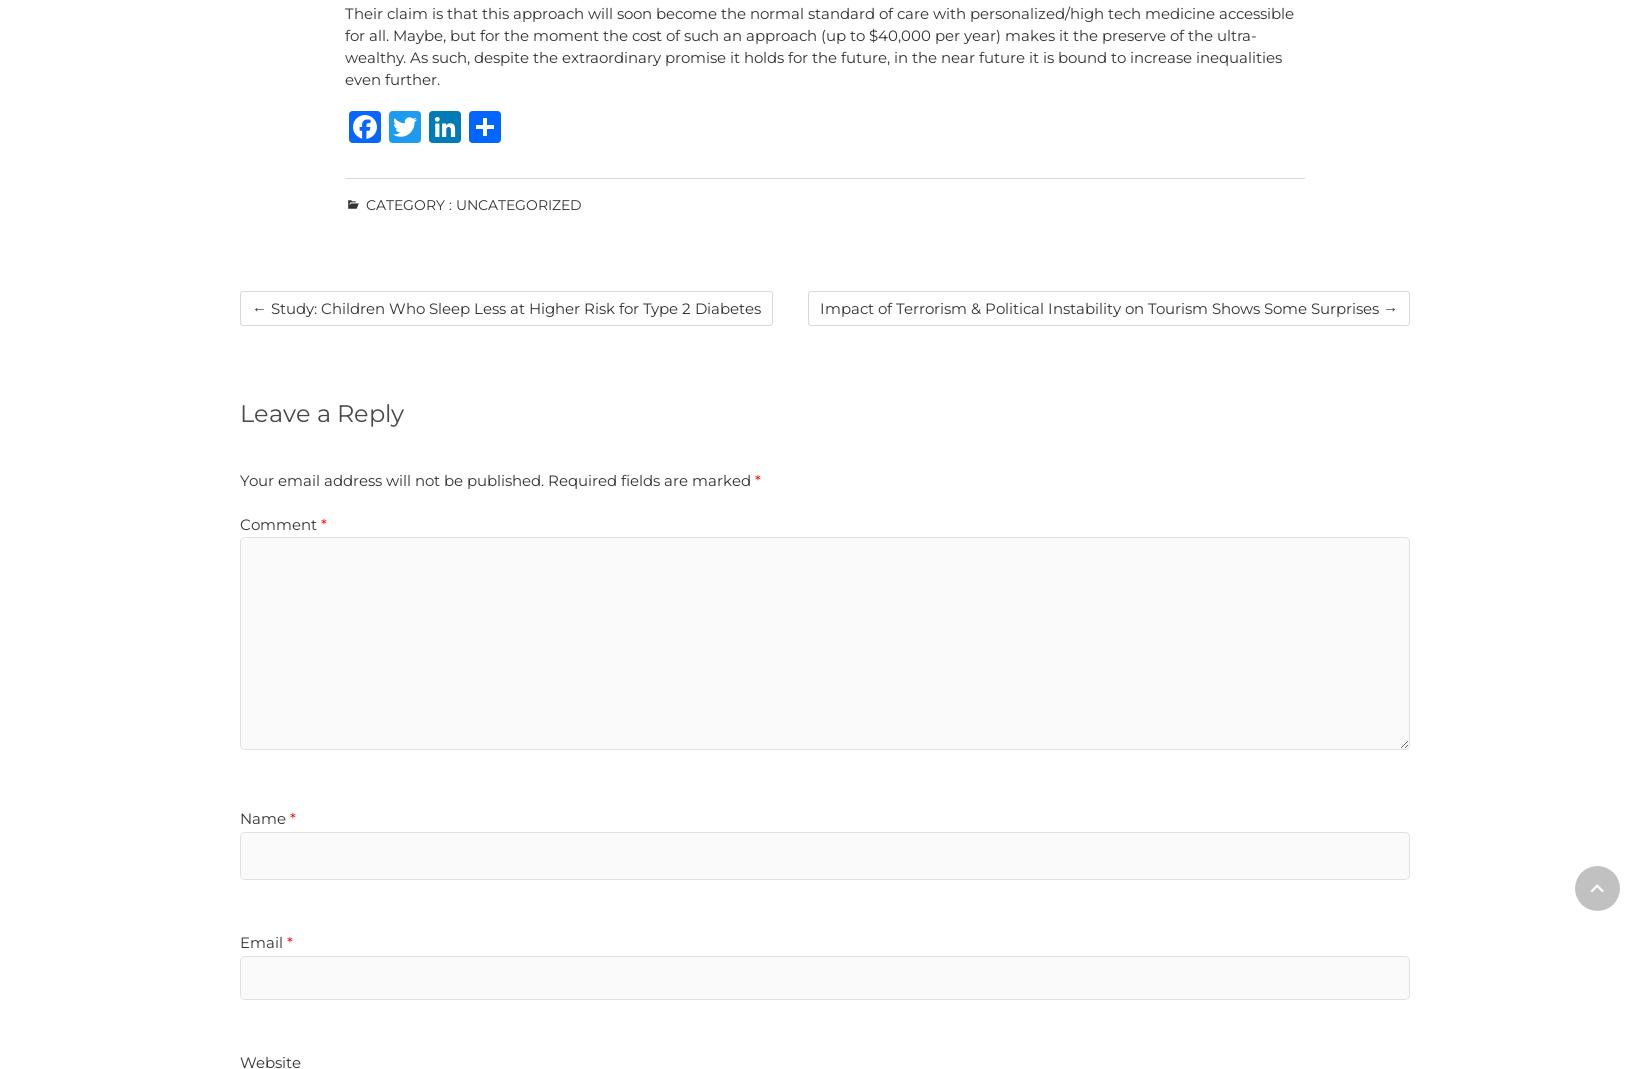 The height and width of the screenshot is (1069, 1650). Describe the element at coordinates (240, 478) in the screenshot. I see `'Your email address will not be published.'` at that location.